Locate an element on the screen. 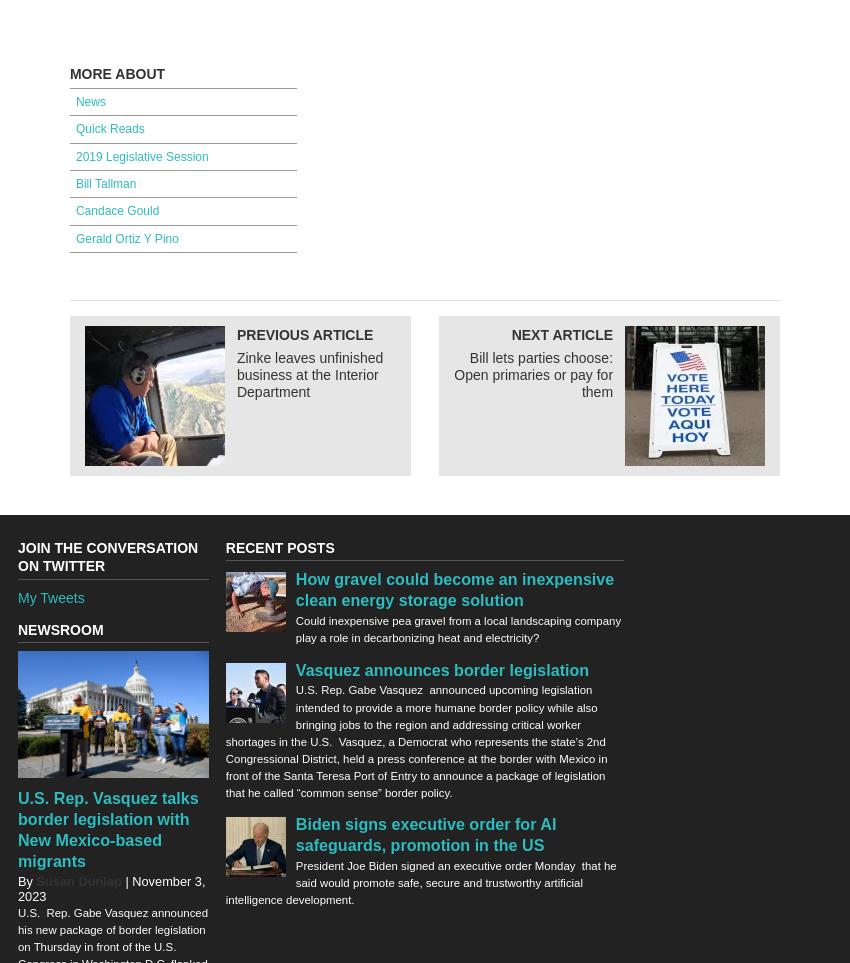  'Recent Posts' is located at coordinates (224, 547).